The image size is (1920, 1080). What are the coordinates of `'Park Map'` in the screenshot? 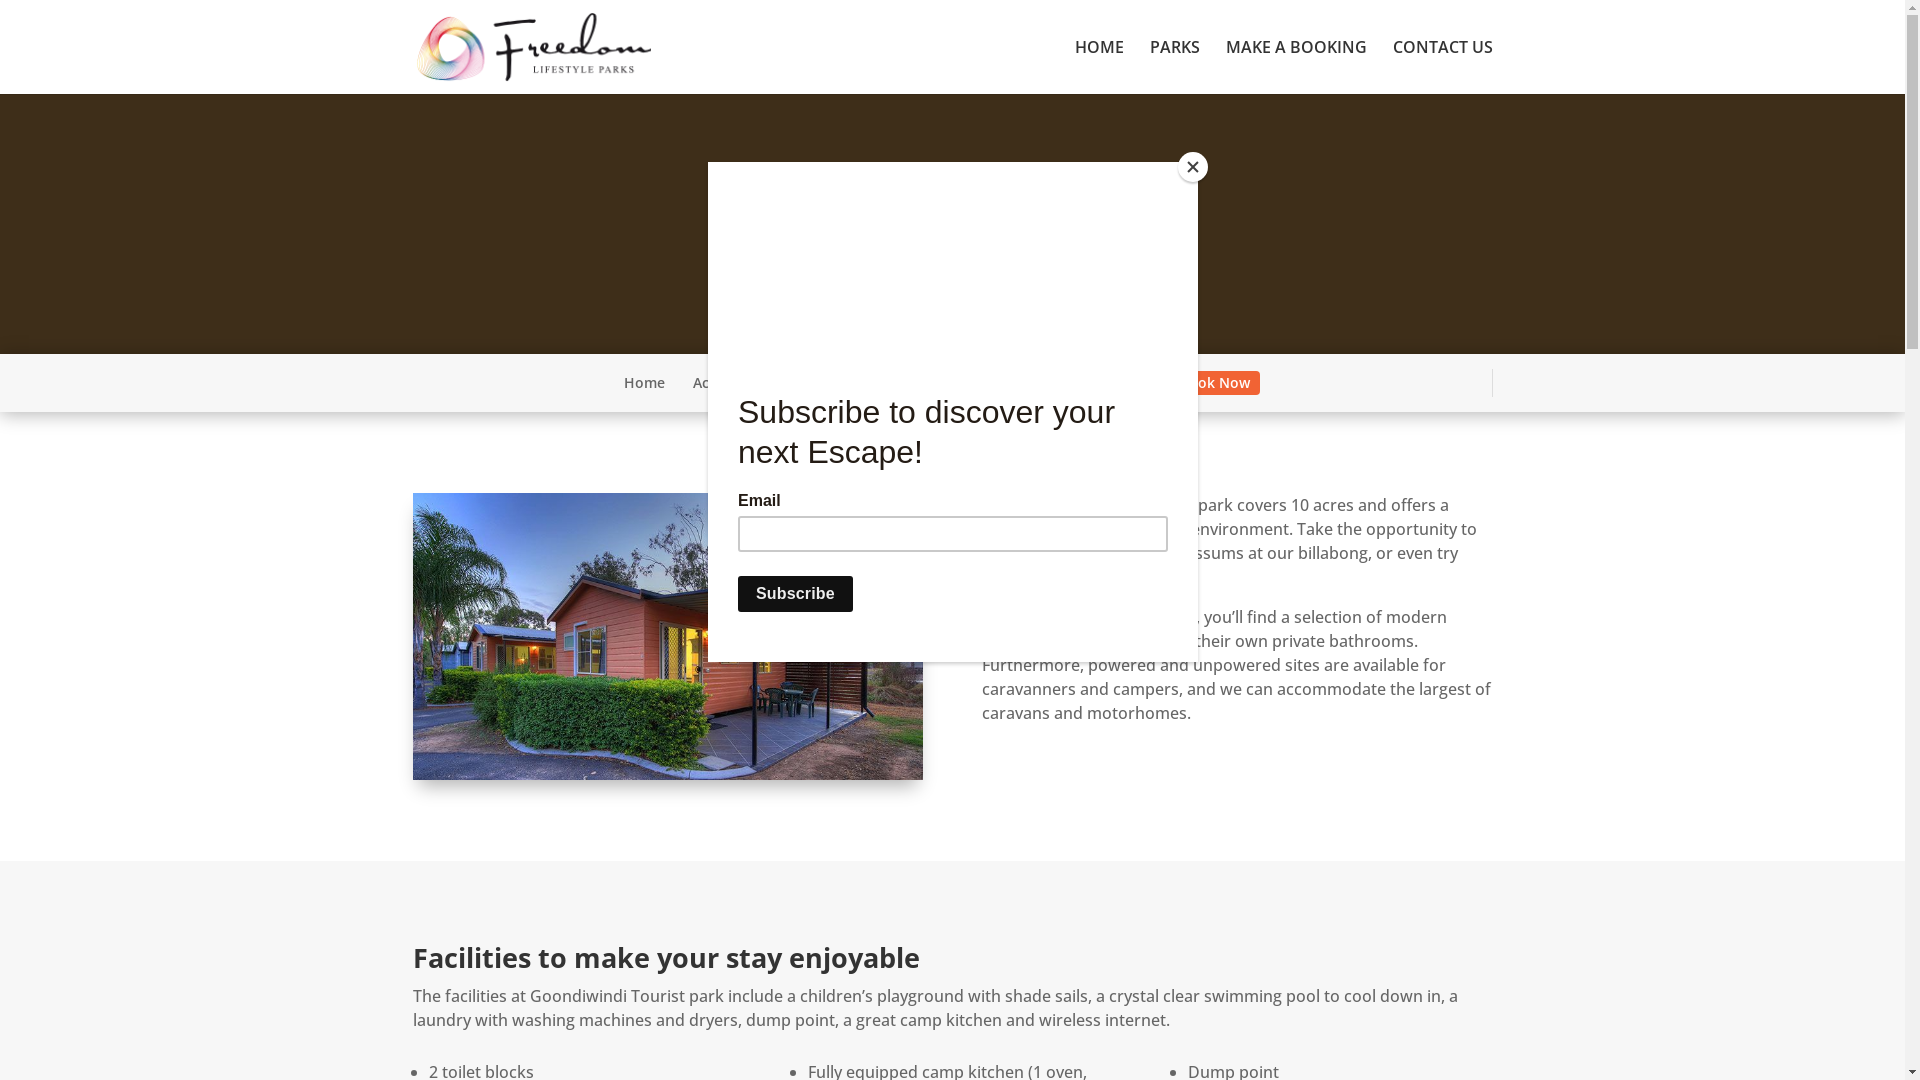 It's located at (865, 382).